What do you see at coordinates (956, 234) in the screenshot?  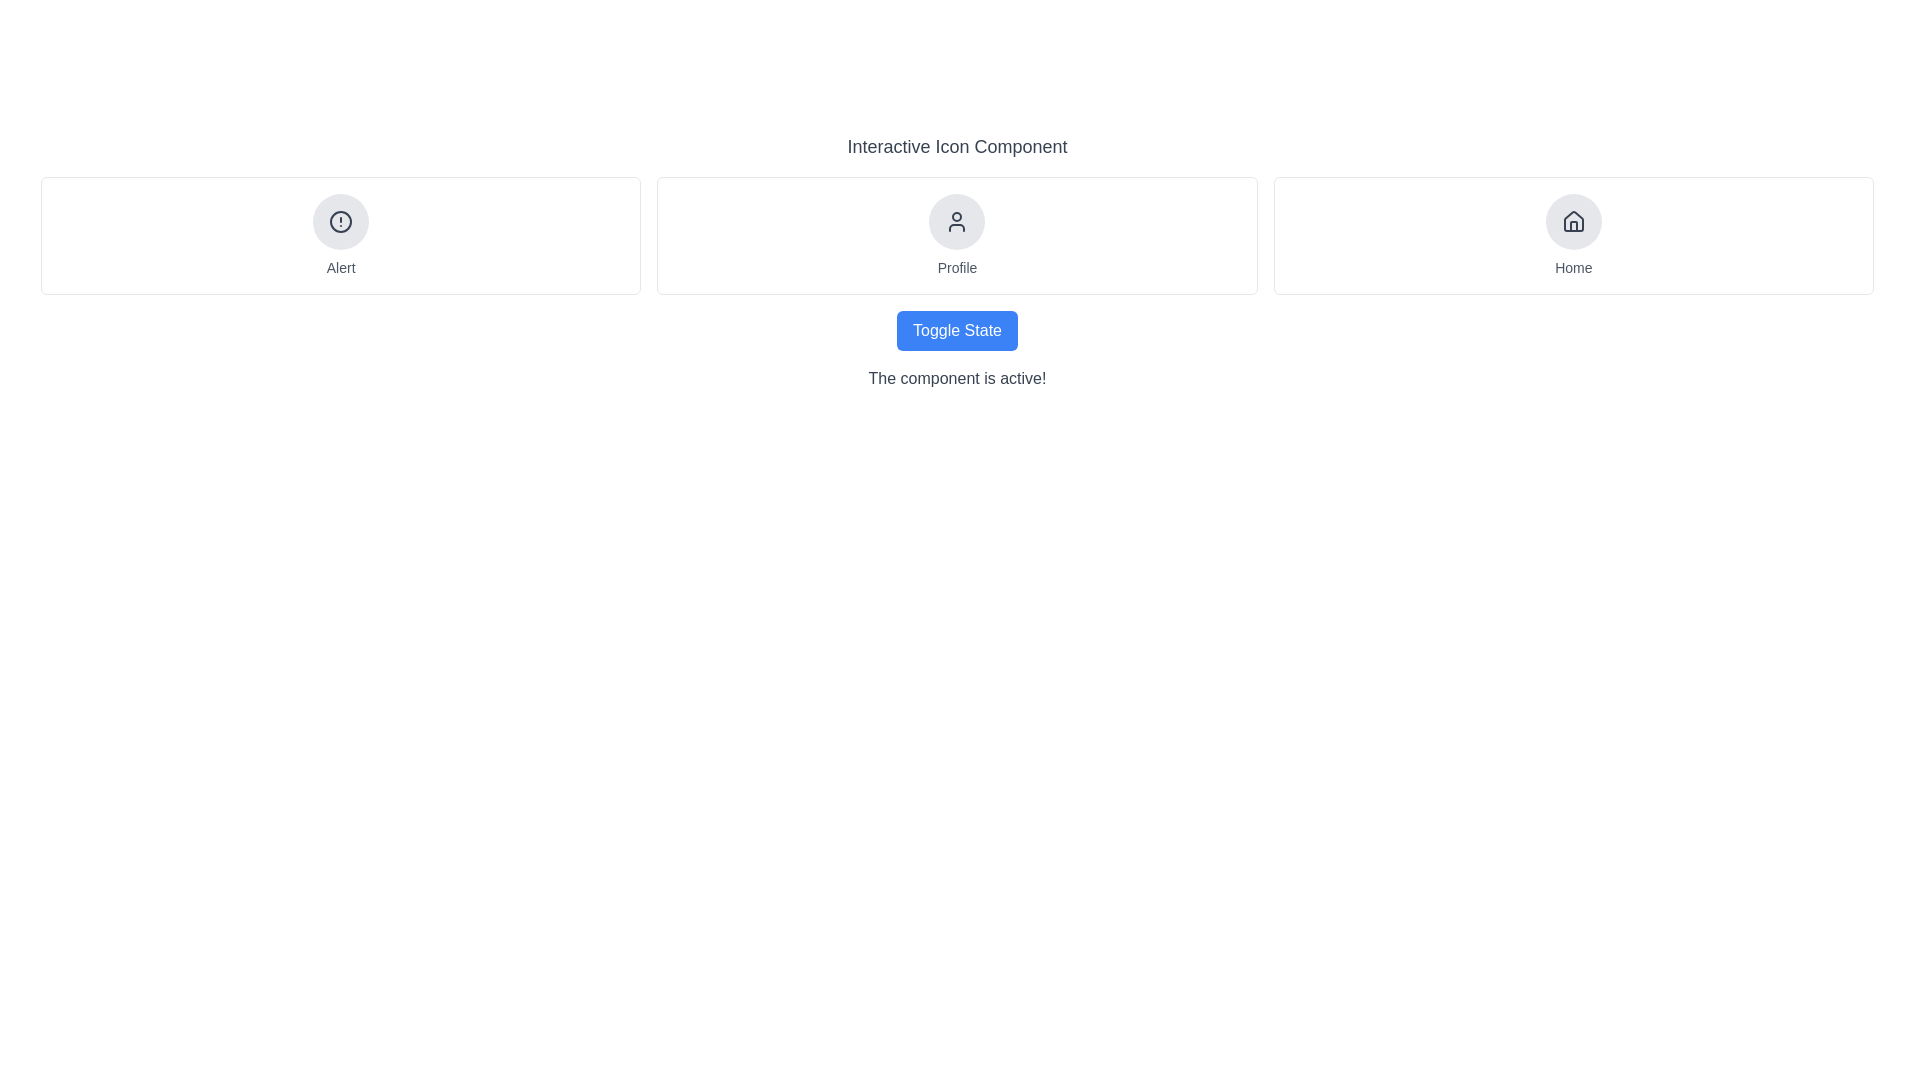 I see `the user profile section button-like card located centrally between the 'Alert' and 'Home' elements in the three-column grid layout` at bounding box center [956, 234].